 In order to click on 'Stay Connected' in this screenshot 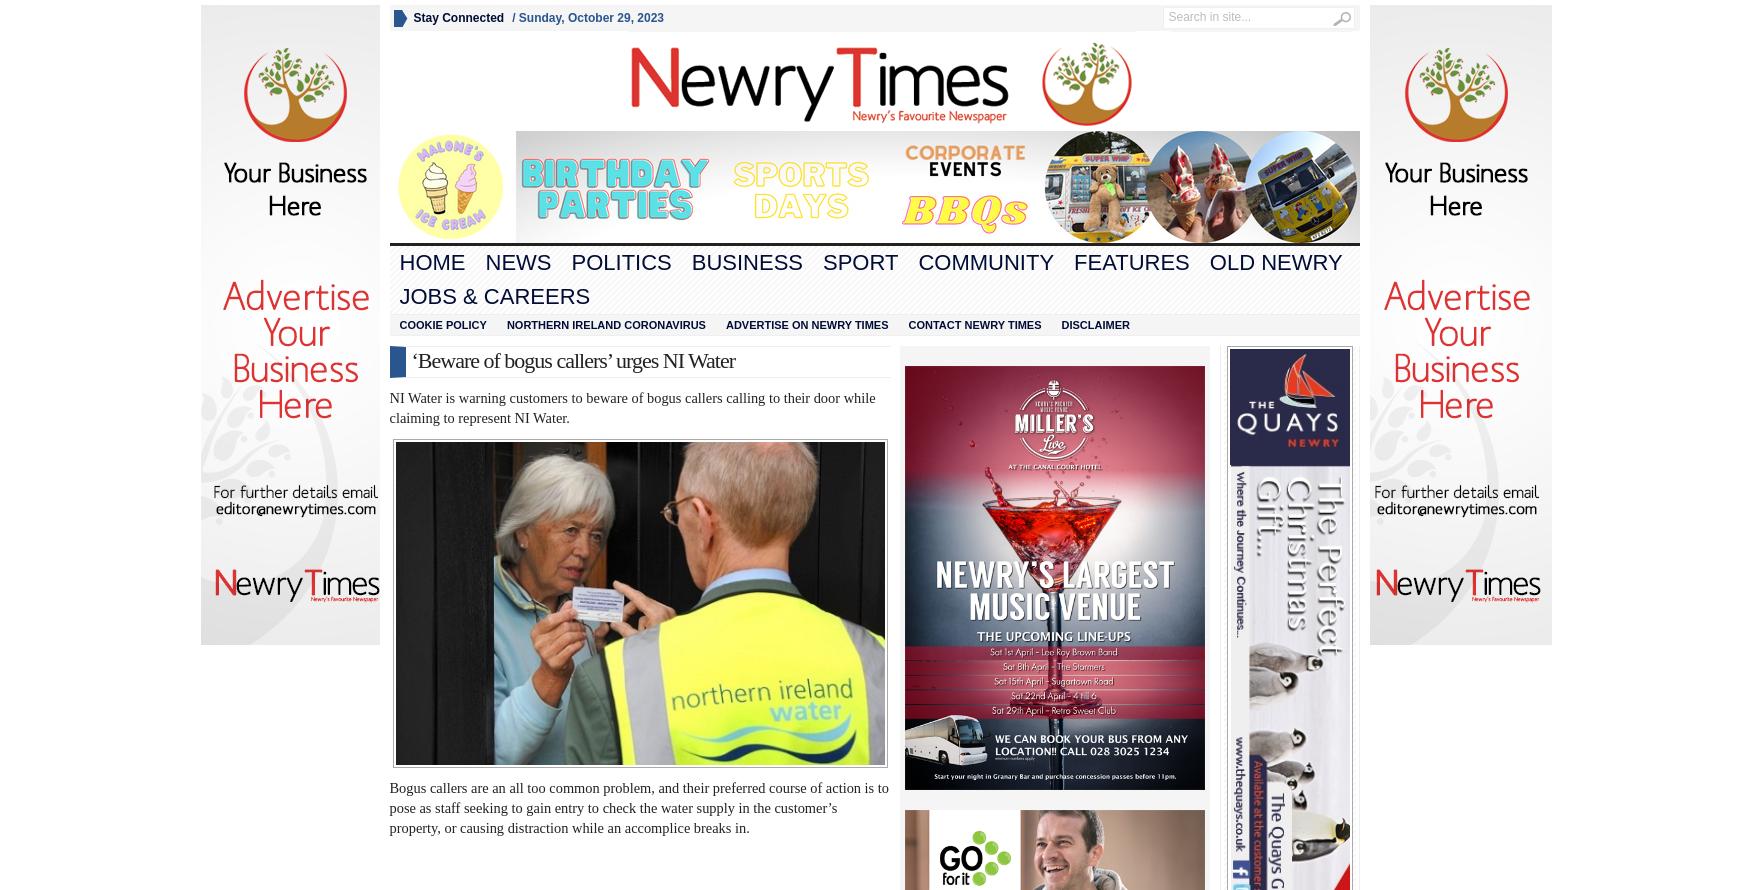, I will do `click(457, 17)`.